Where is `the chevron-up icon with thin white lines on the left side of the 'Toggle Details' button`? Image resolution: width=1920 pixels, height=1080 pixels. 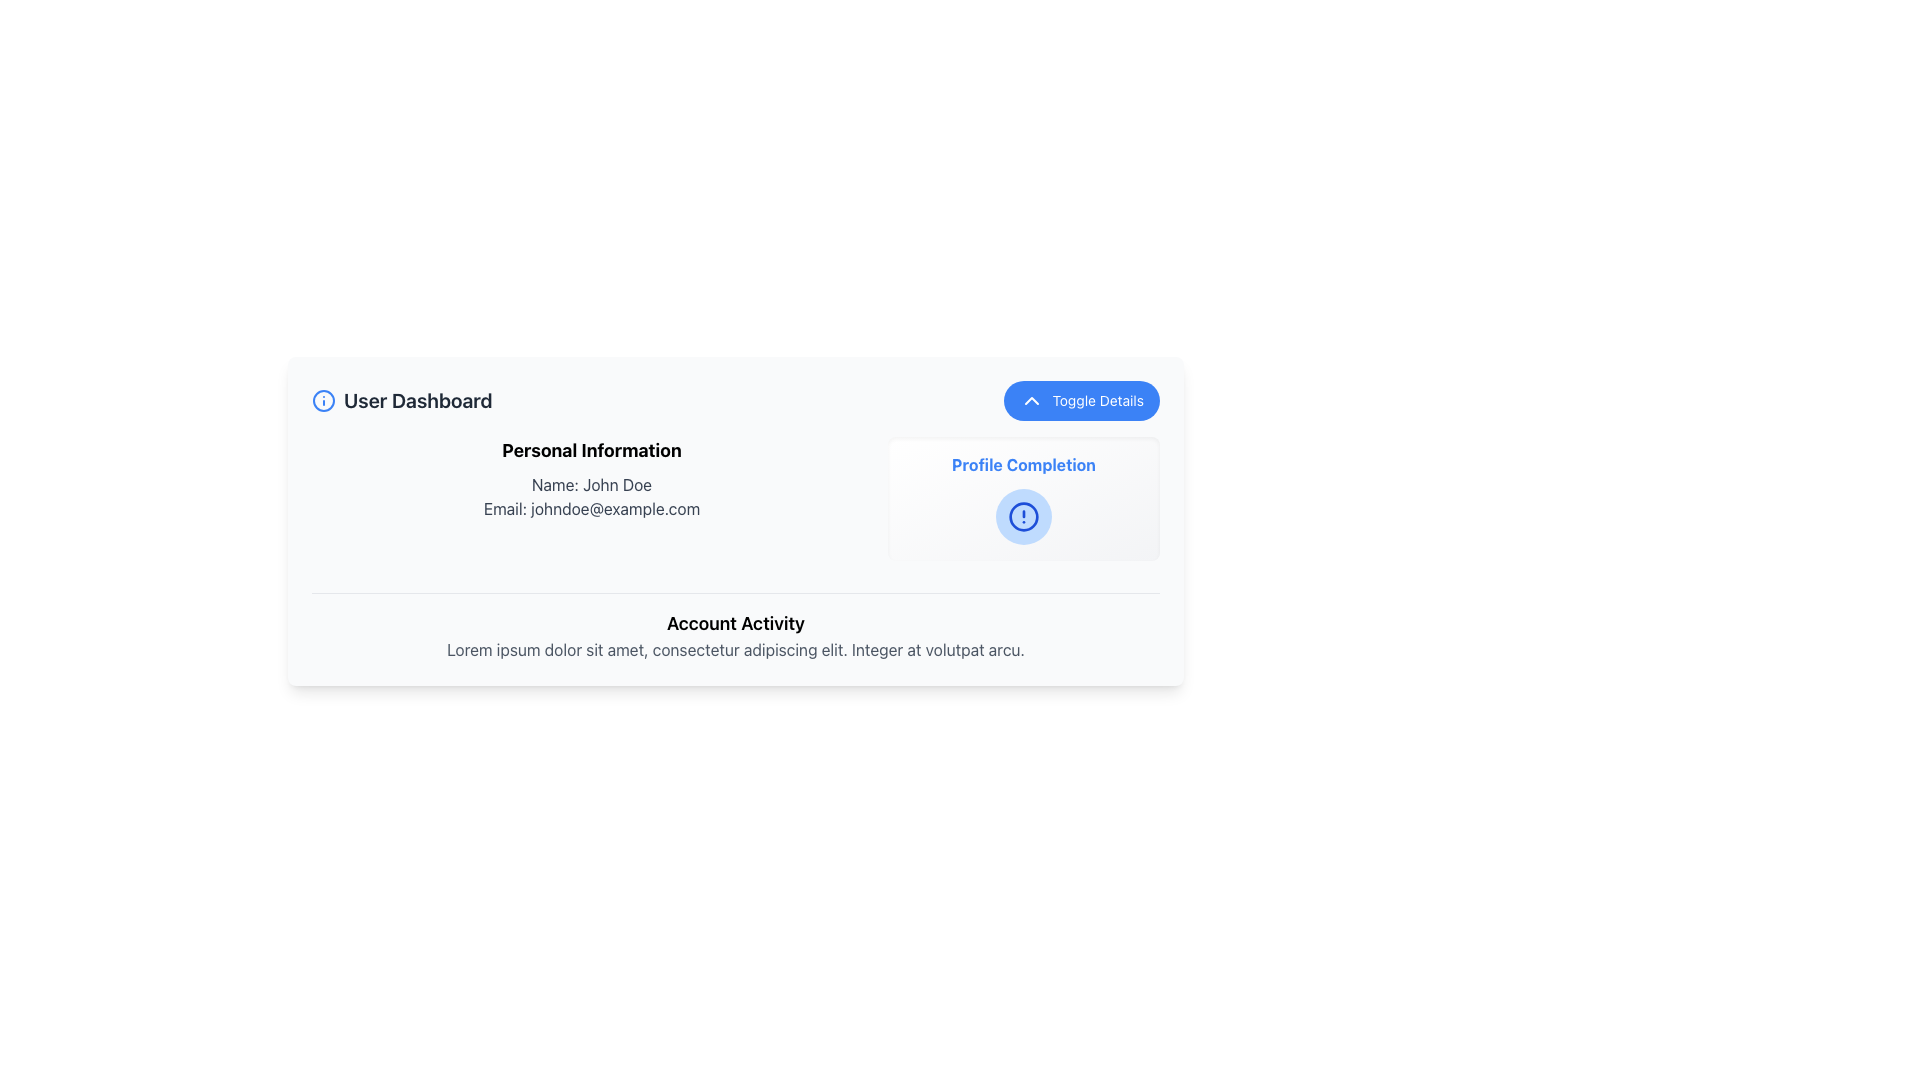 the chevron-up icon with thin white lines on the left side of the 'Toggle Details' button is located at coordinates (1032, 401).